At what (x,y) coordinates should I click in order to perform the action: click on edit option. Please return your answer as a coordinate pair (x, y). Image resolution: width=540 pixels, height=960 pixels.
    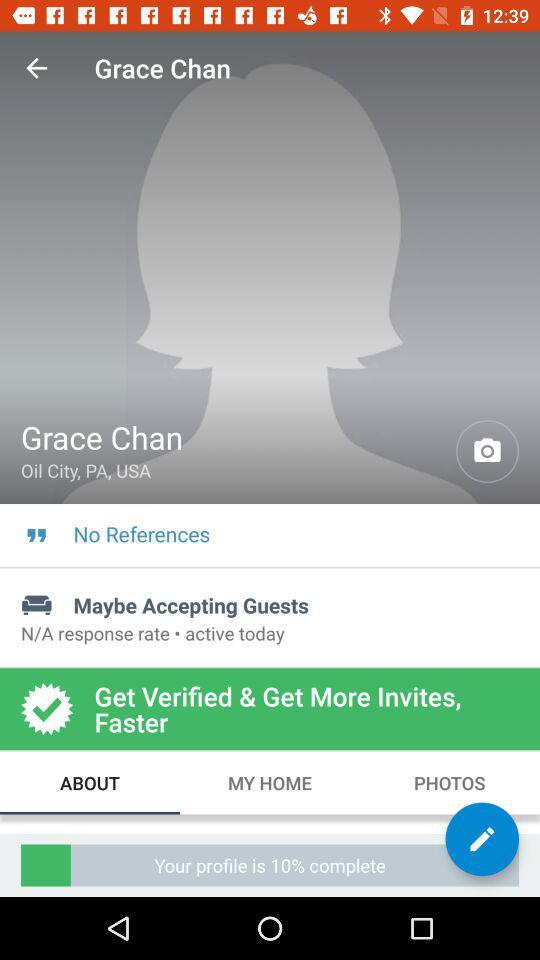
    Looking at the image, I should click on (481, 839).